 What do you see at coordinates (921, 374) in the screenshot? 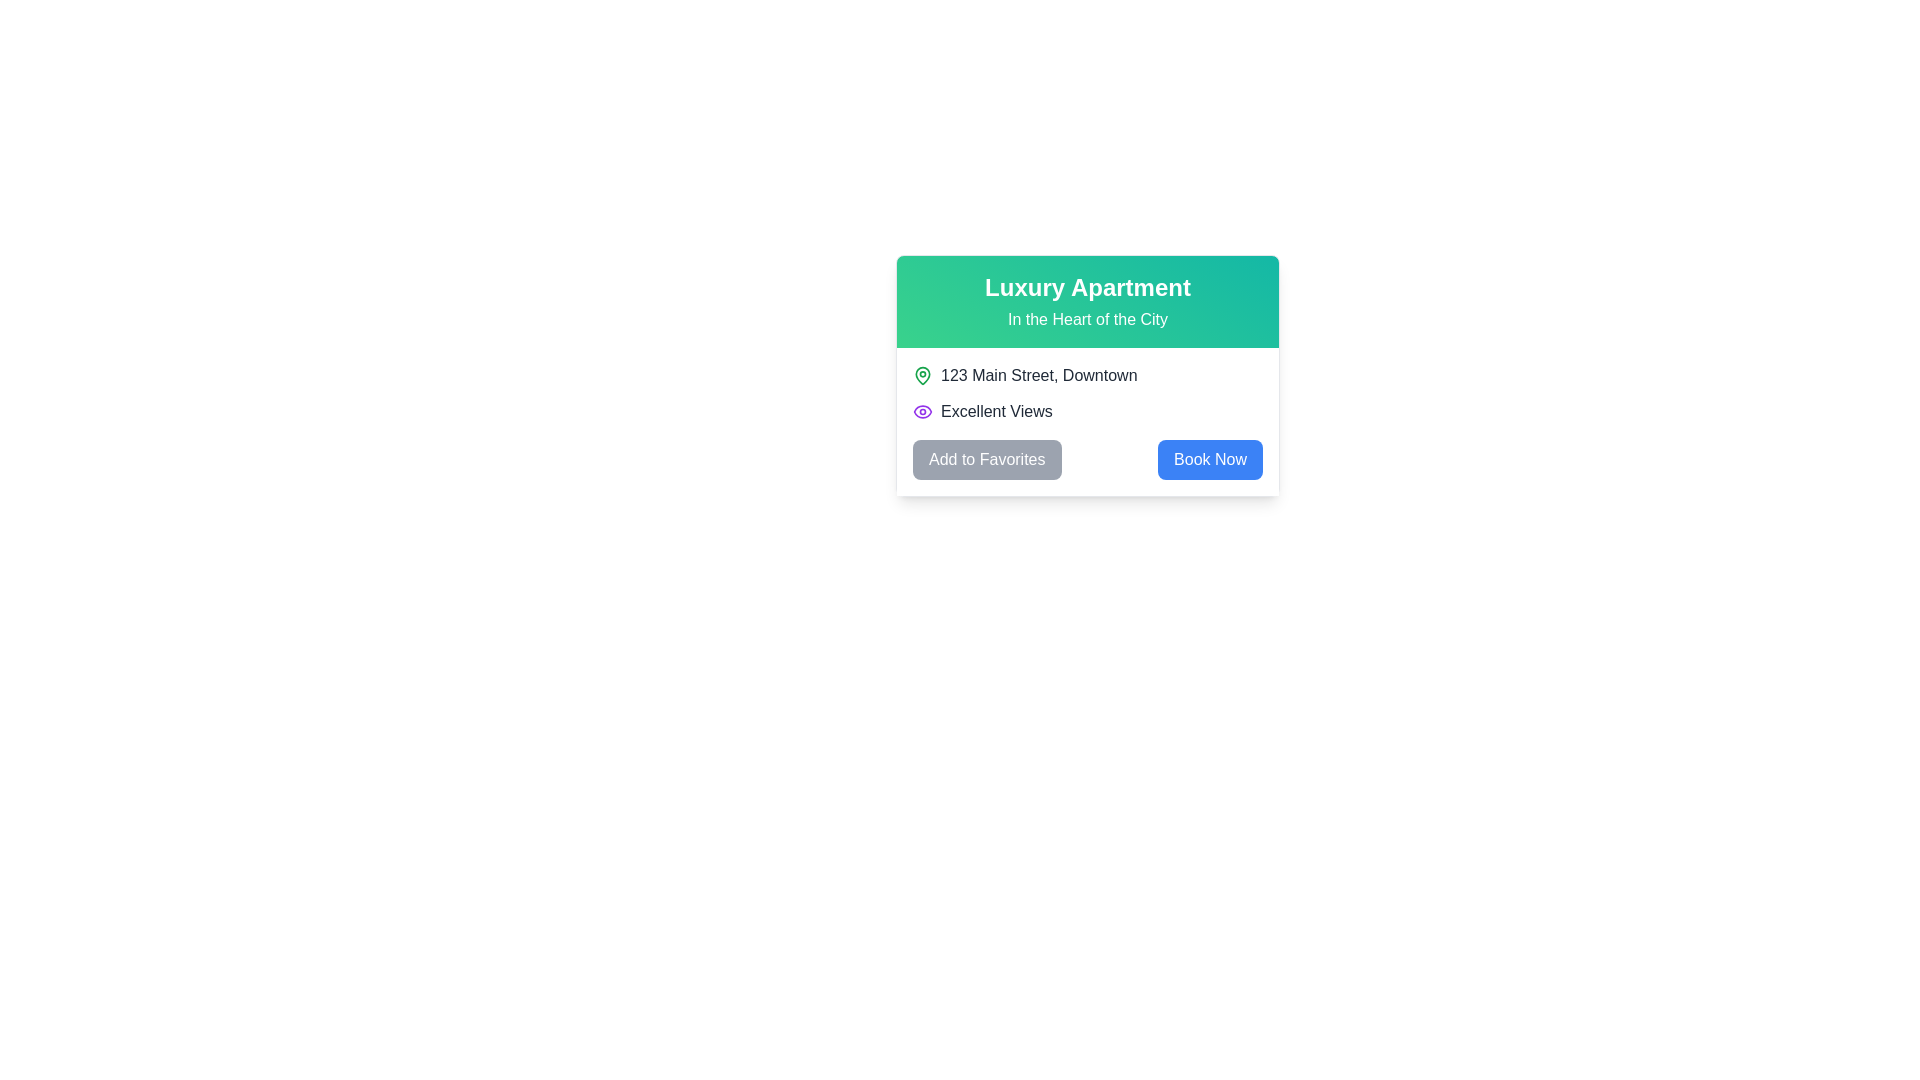
I see `the green outlined marker icon resembling a location pin, which is situated above the address text and is the leftmost element in its row` at bounding box center [921, 374].